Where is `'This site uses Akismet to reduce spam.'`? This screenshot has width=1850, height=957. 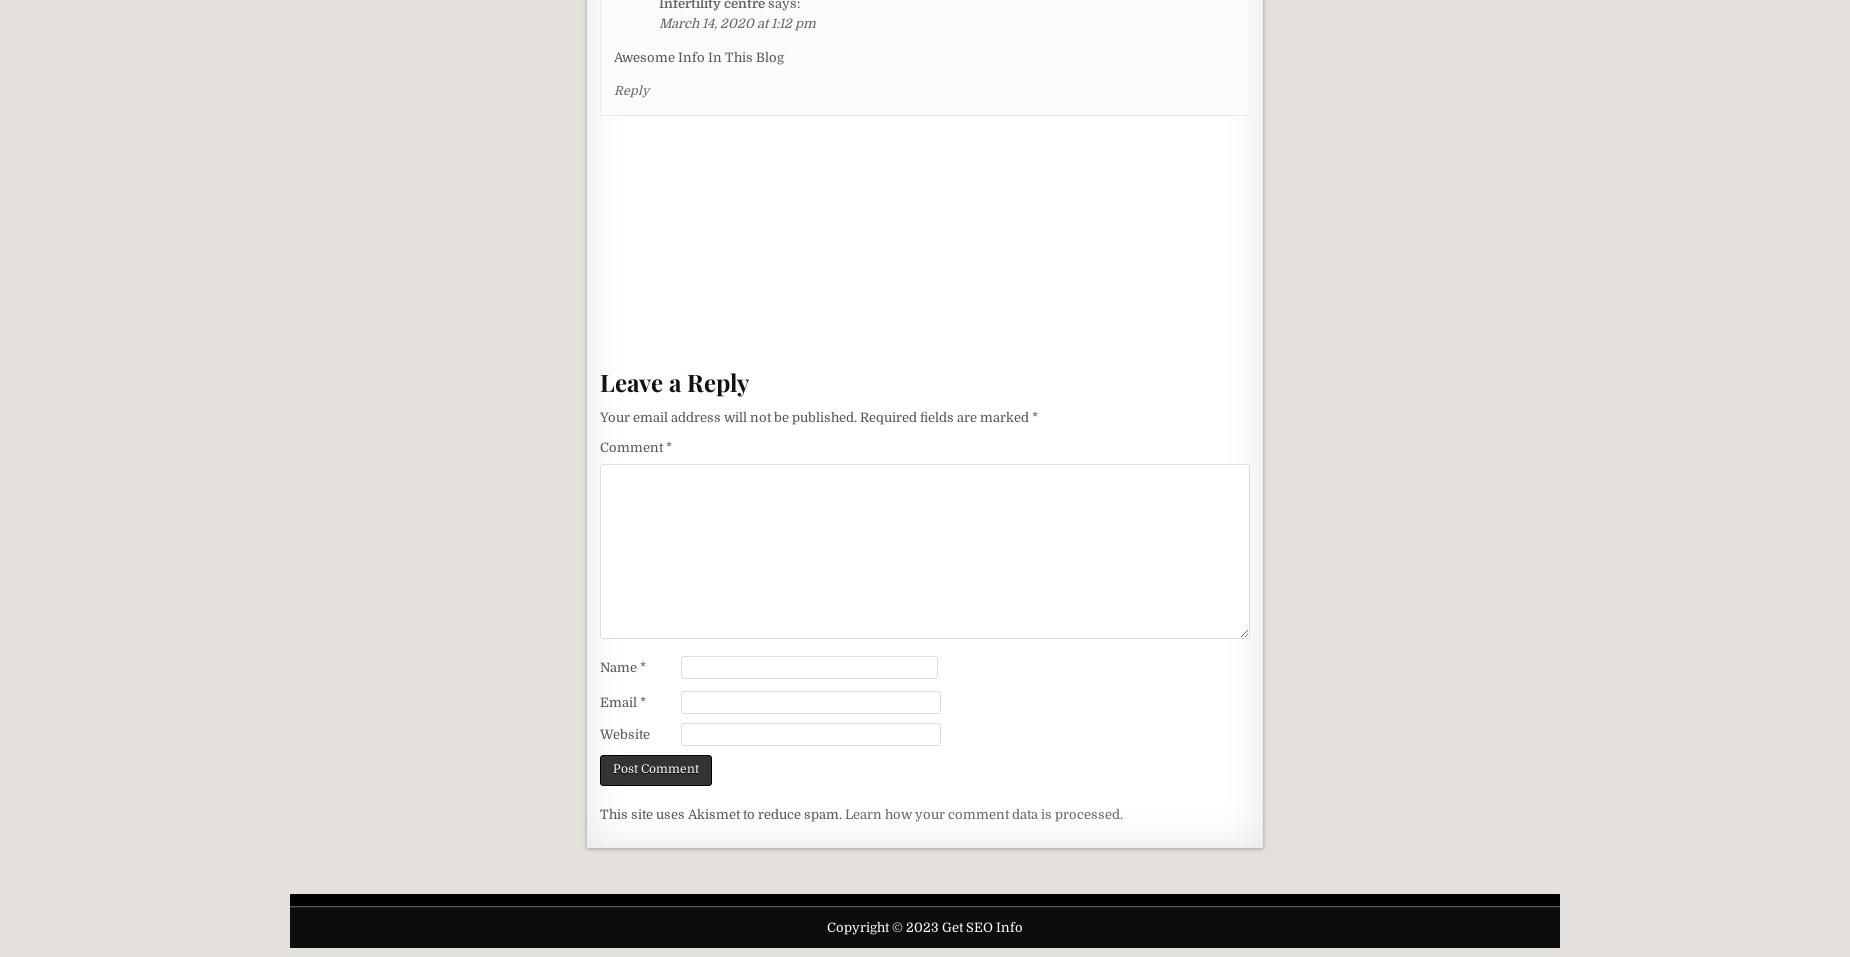
'This site uses Akismet to reduce spam.' is located at coordinates (722, 812).